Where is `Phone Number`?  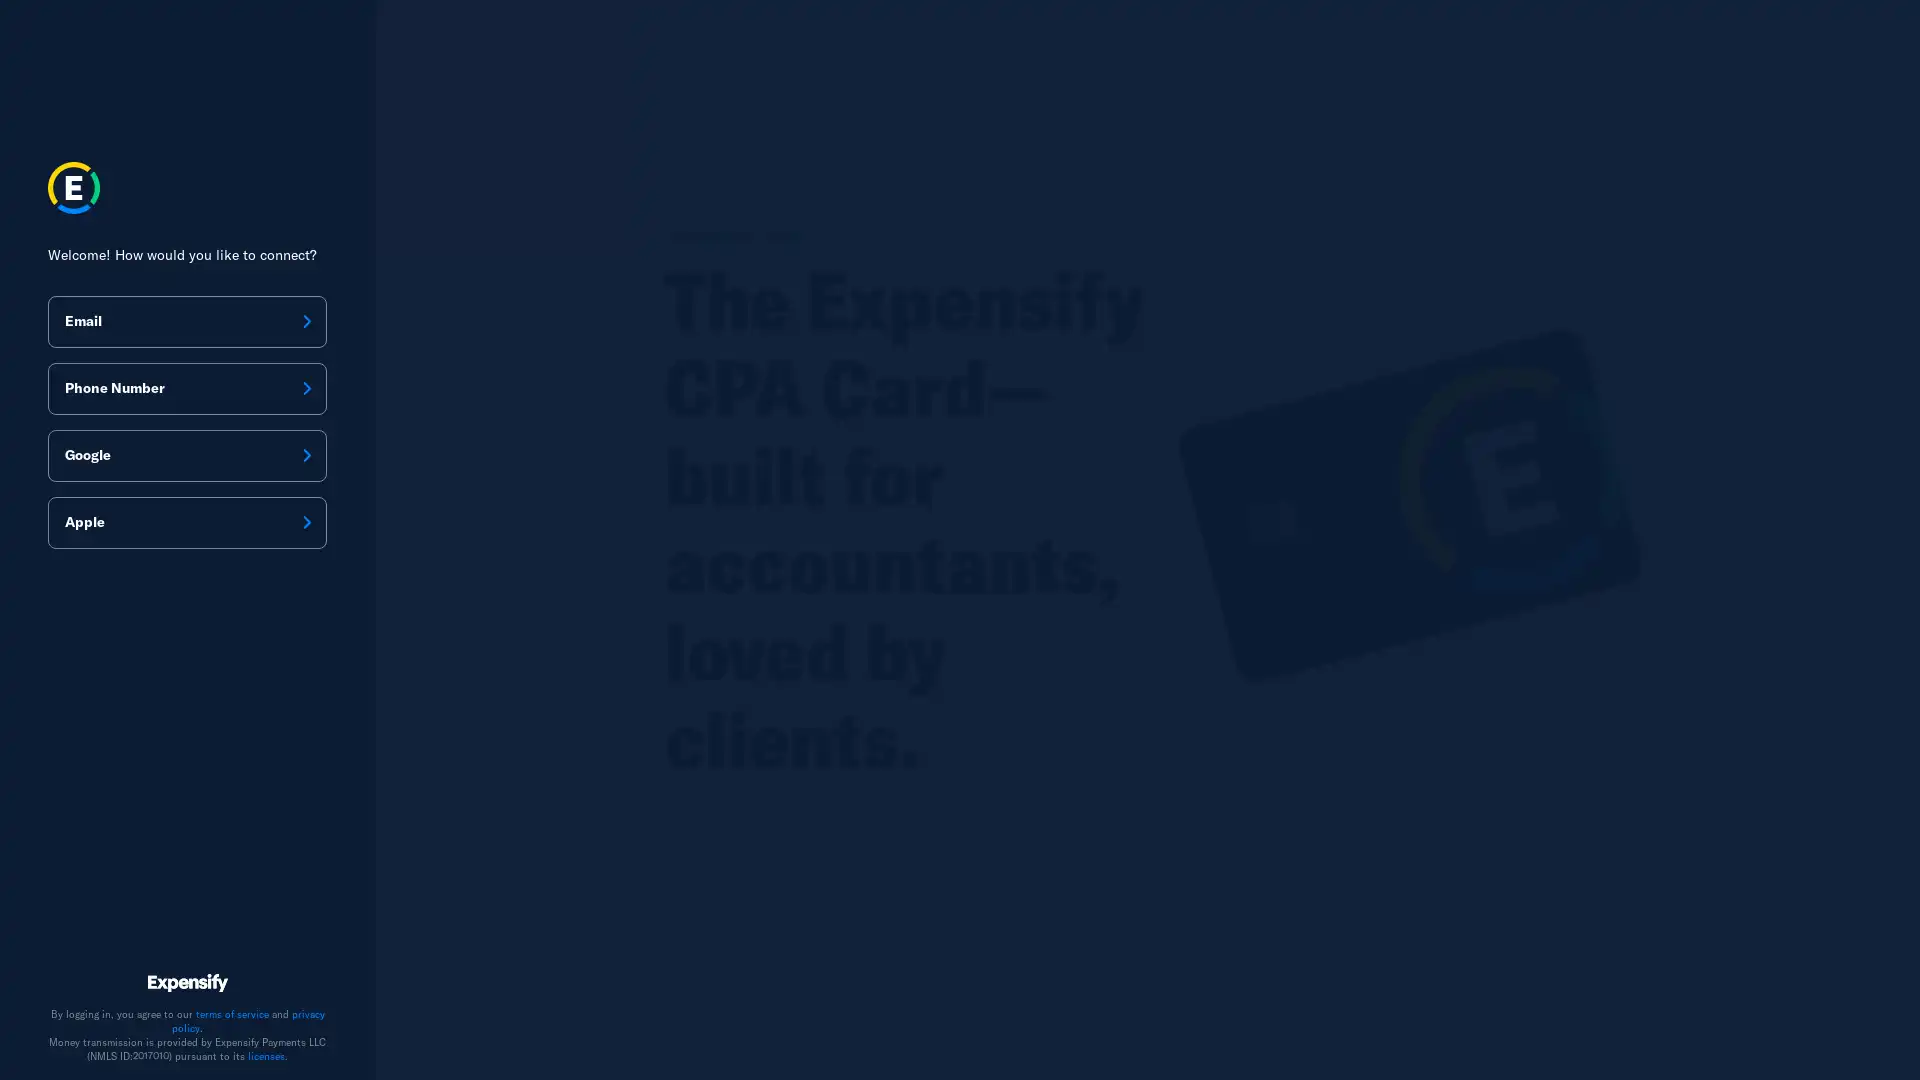
Phone Number is located at coordinates (187, 388).